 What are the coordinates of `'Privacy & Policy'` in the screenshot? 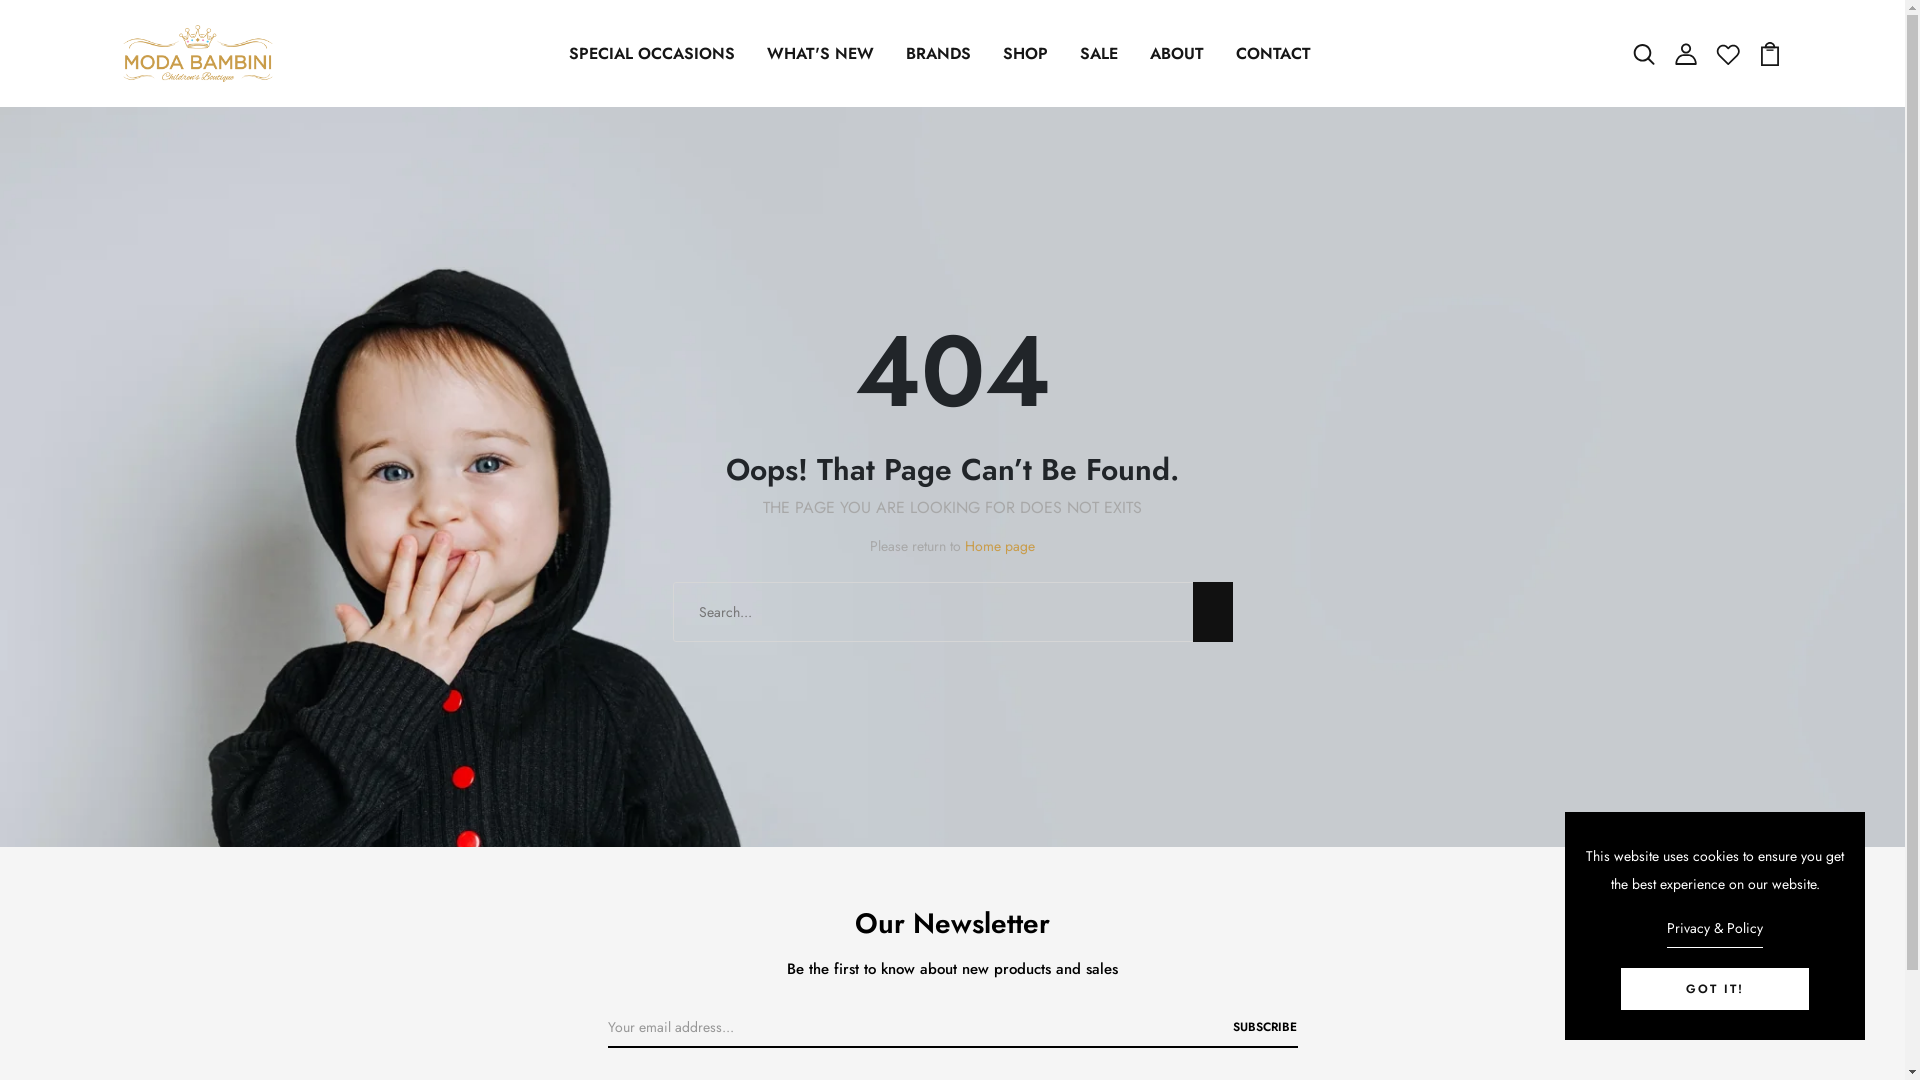 It's located at (1666, 930).